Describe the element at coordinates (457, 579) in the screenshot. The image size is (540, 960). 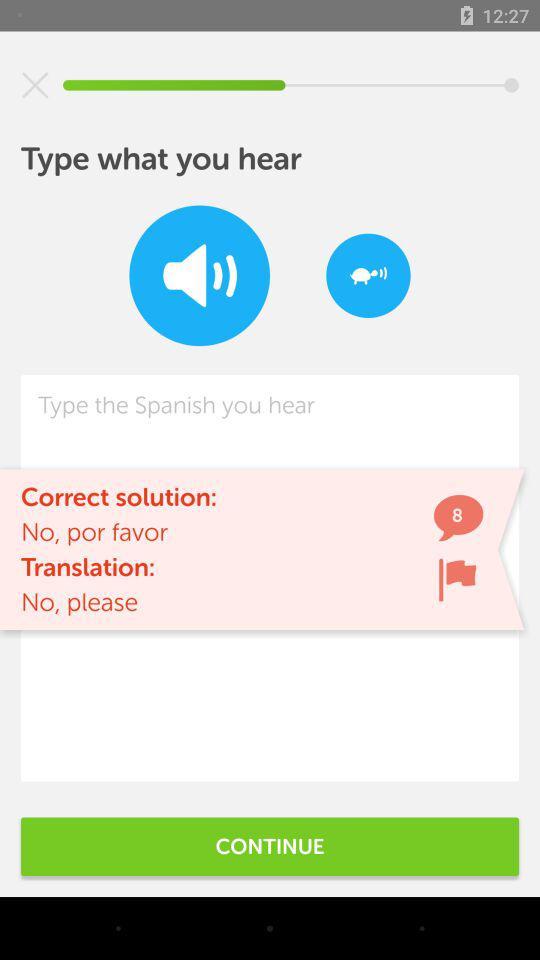
I see `icon to the right of no, por favor` at that location.